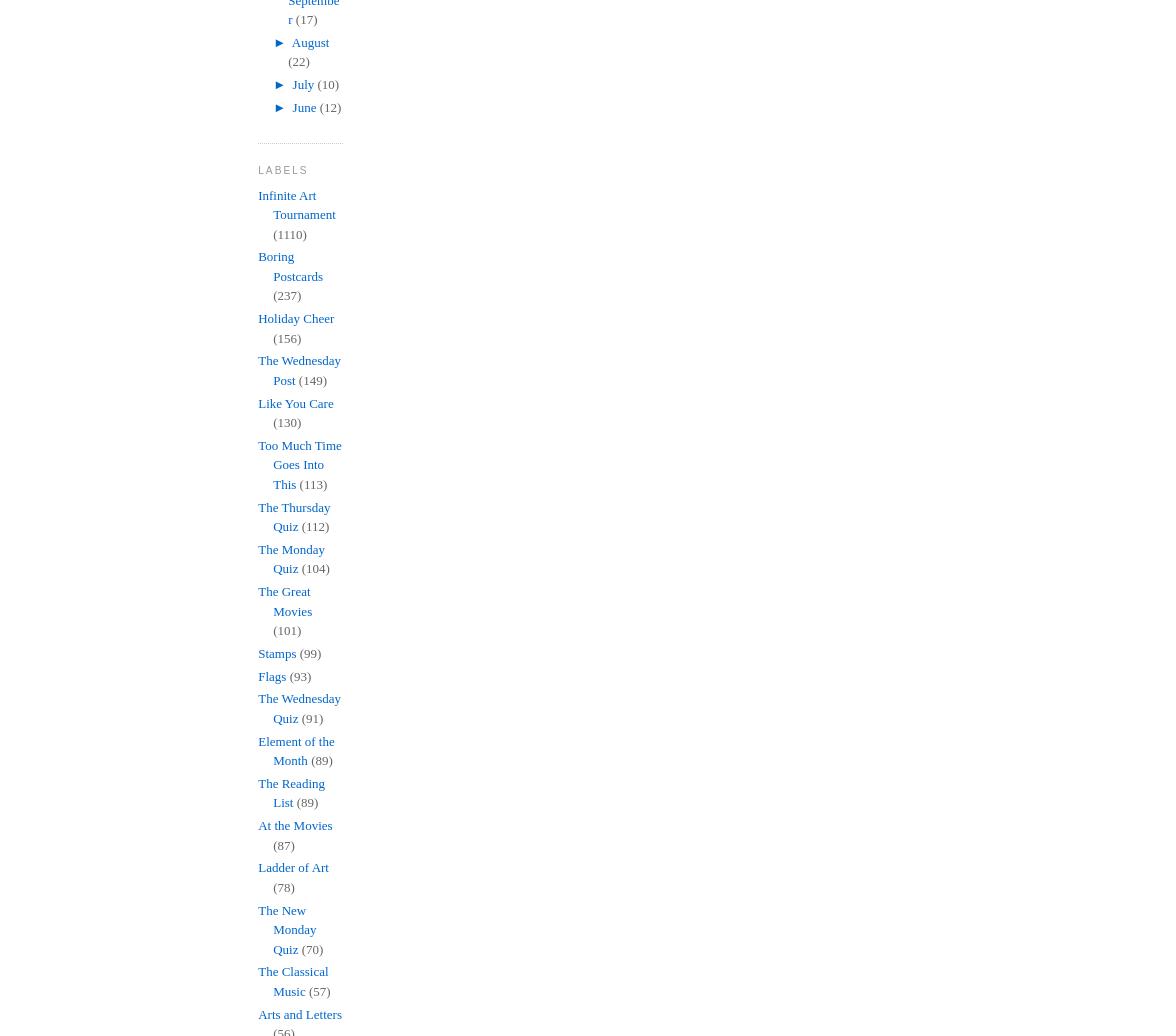 The width and height of the screenshot is (1176, 1036). Describe the element at coordinates (291, 792) in the screenshot. I see `'The Reading List'` at that location.